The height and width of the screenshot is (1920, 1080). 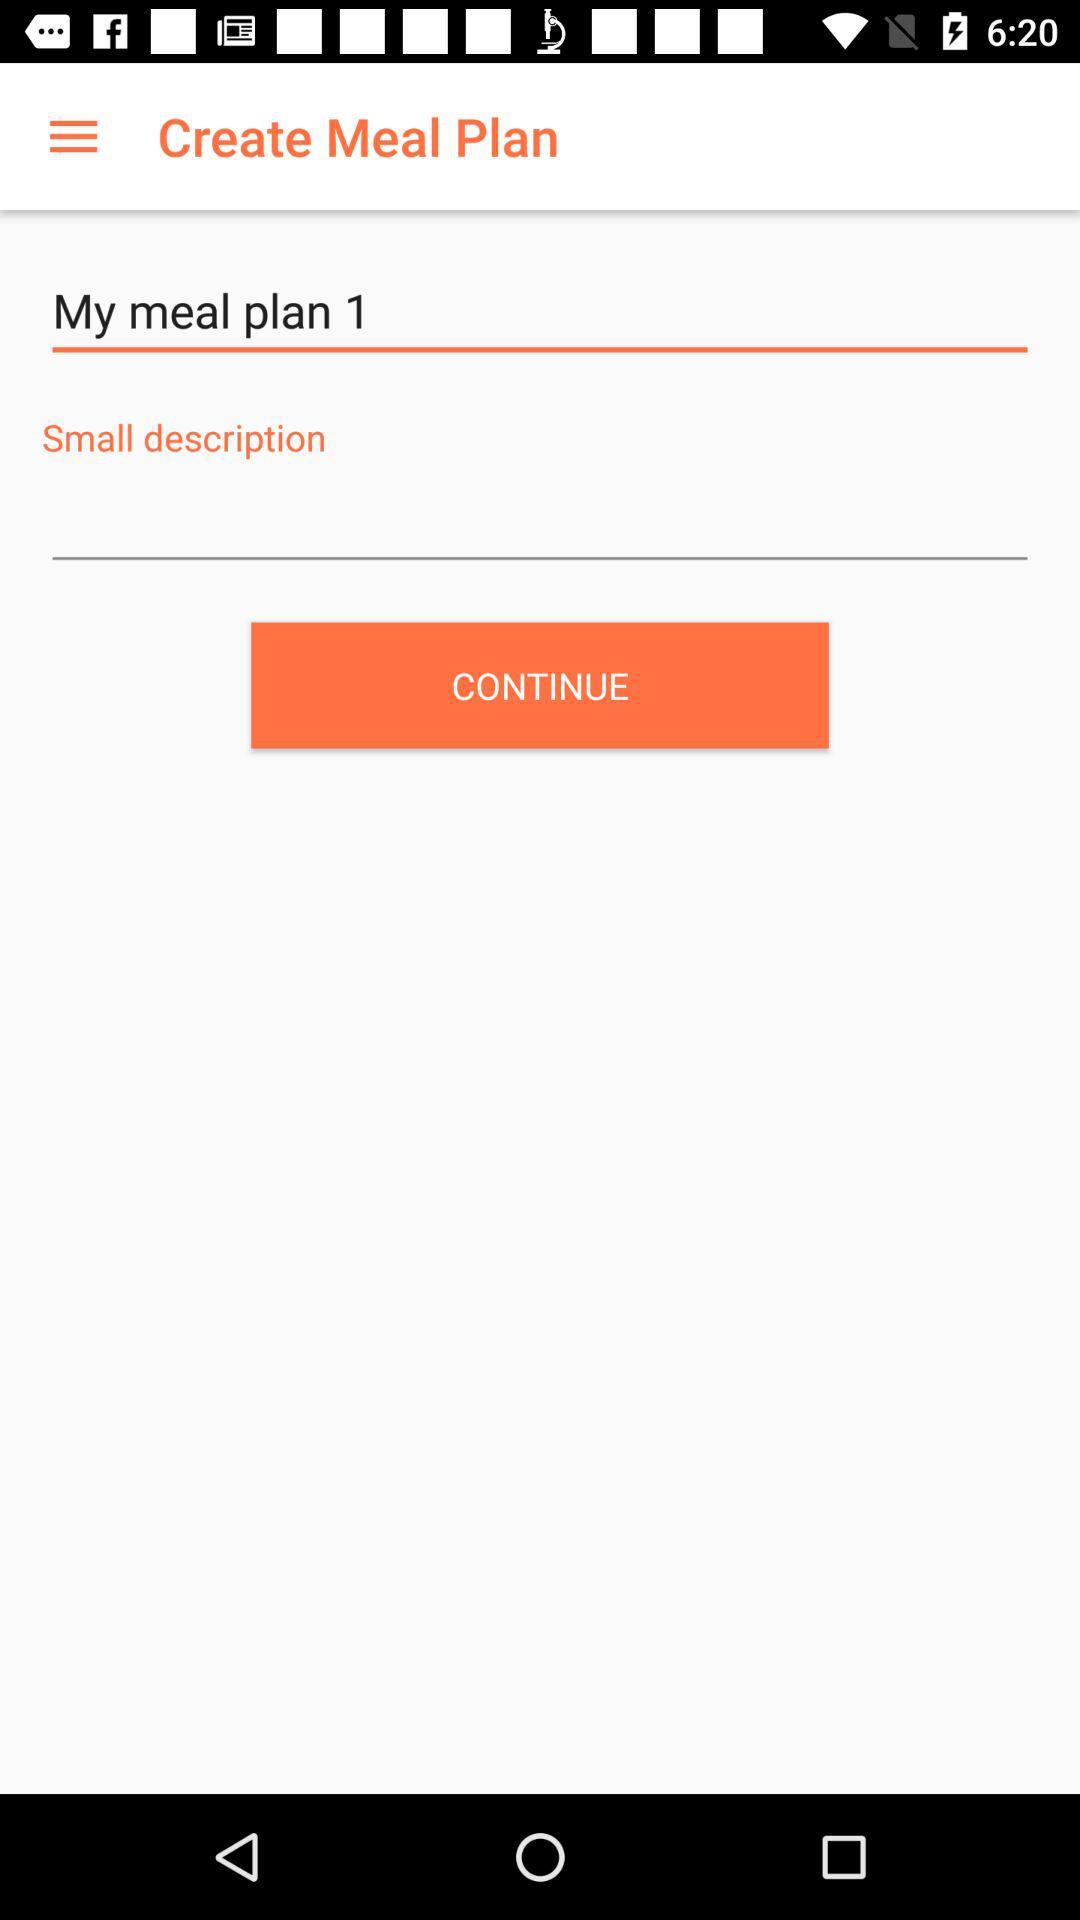 What do you see at coordinates (72, 135) in the screenshot?
I see `item above my meal plan item` at bounding box center [72, 135].